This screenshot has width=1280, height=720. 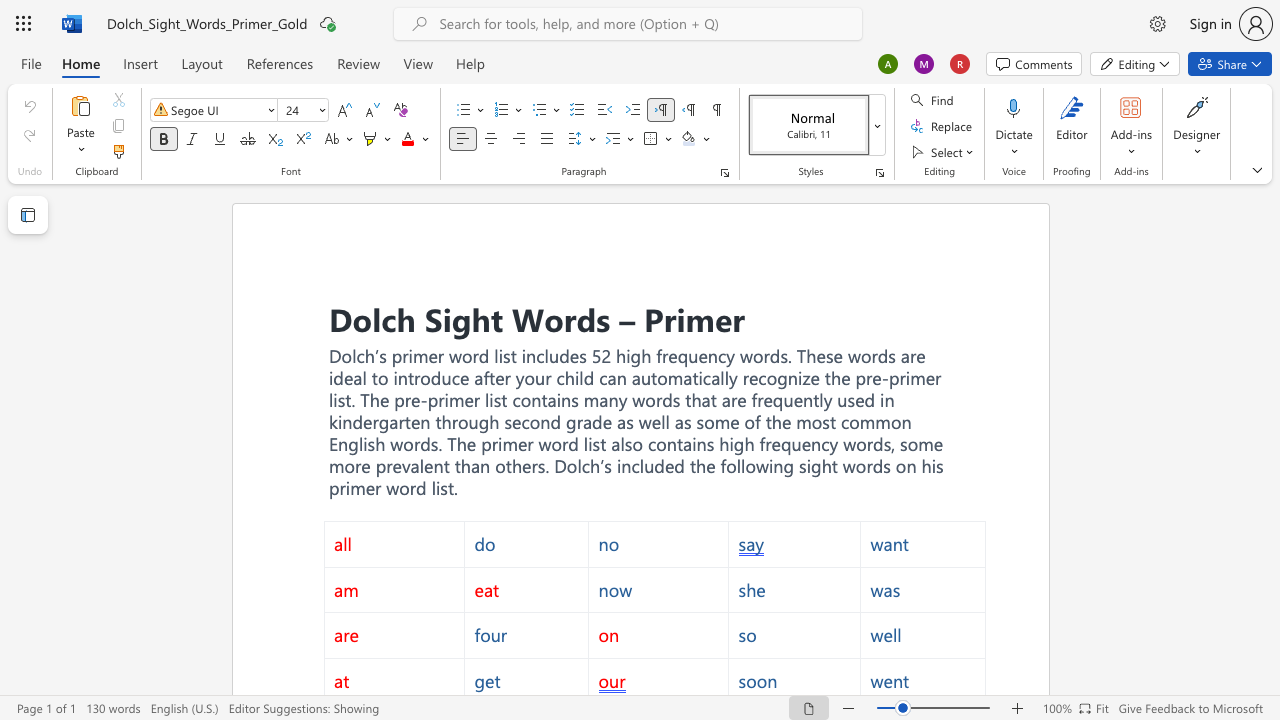 What do you see at coordinates (405, 317) in the screenshot?
I see `the 1th character "h" in the text` at bounding box center [405, 317].